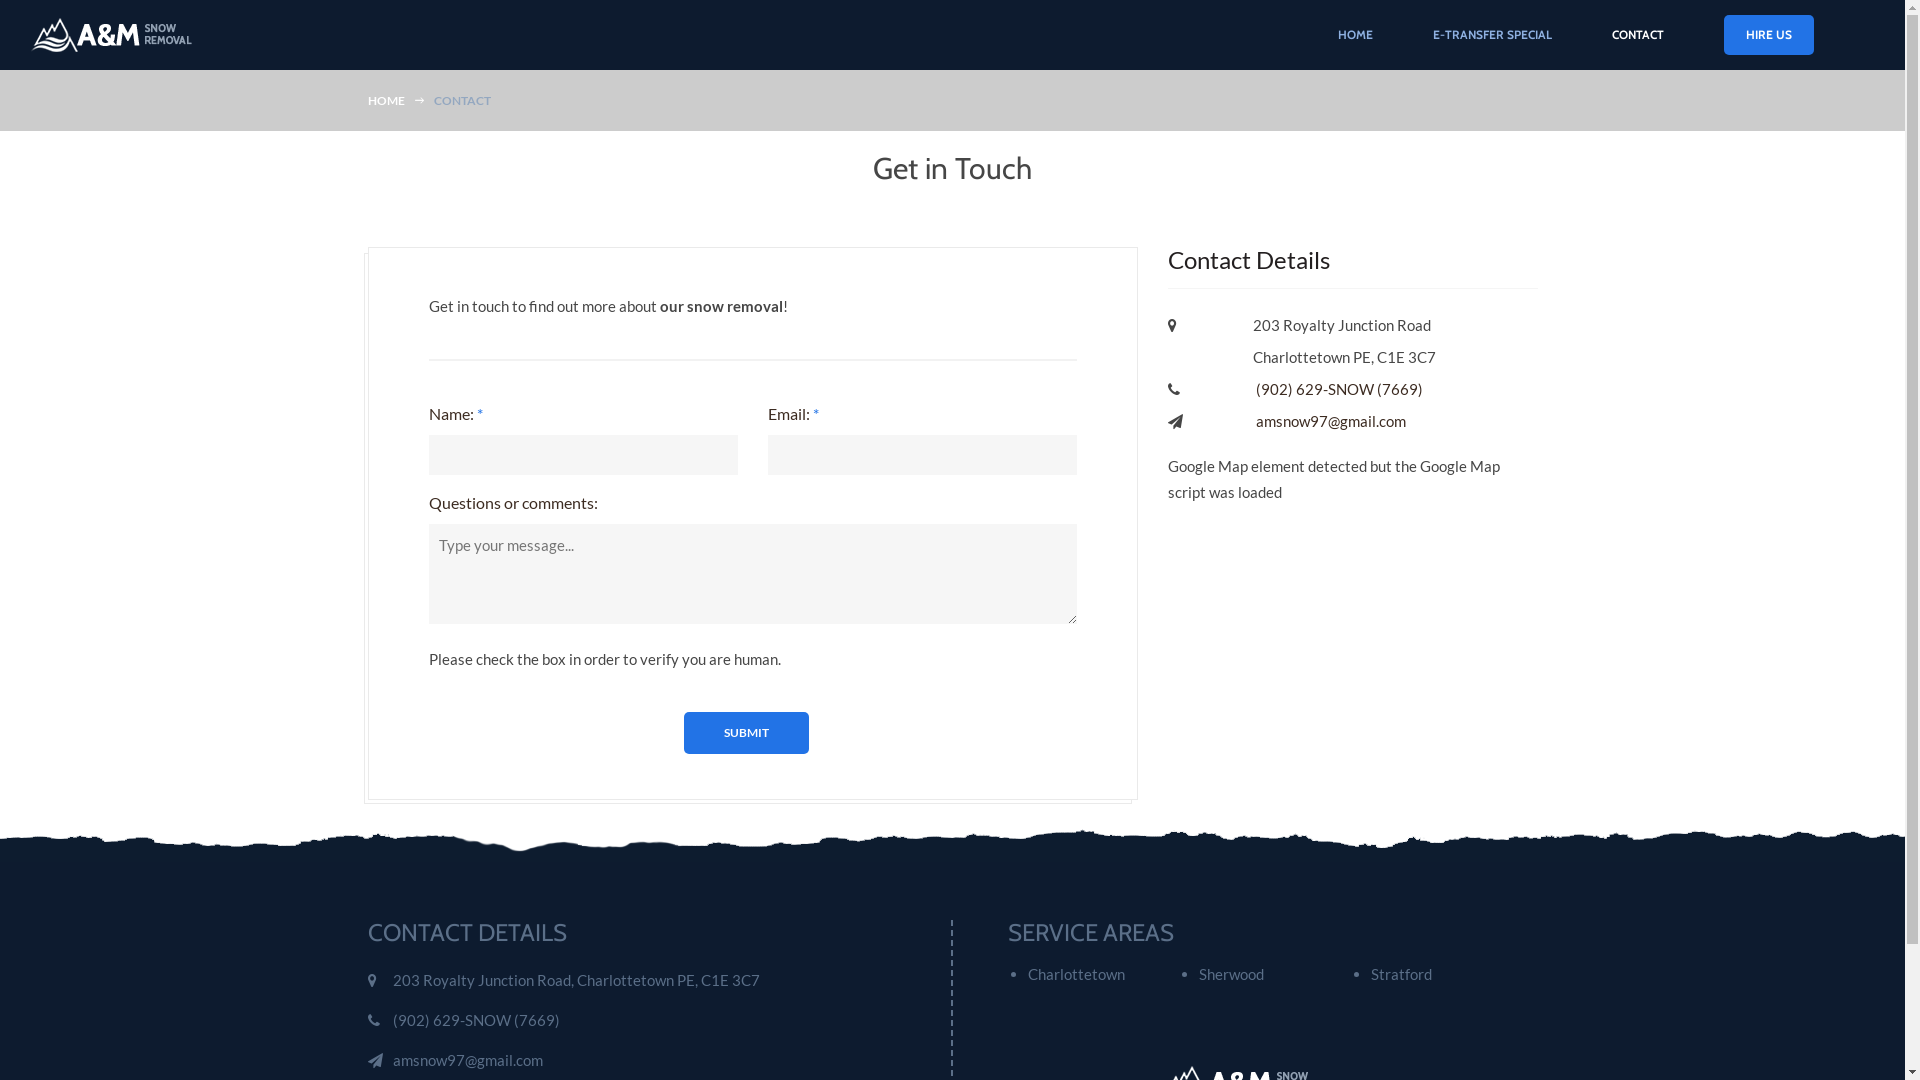  Describe the element at coordinates (1722, 34) in the screenshot. I see `'HIRE US'` at that location.